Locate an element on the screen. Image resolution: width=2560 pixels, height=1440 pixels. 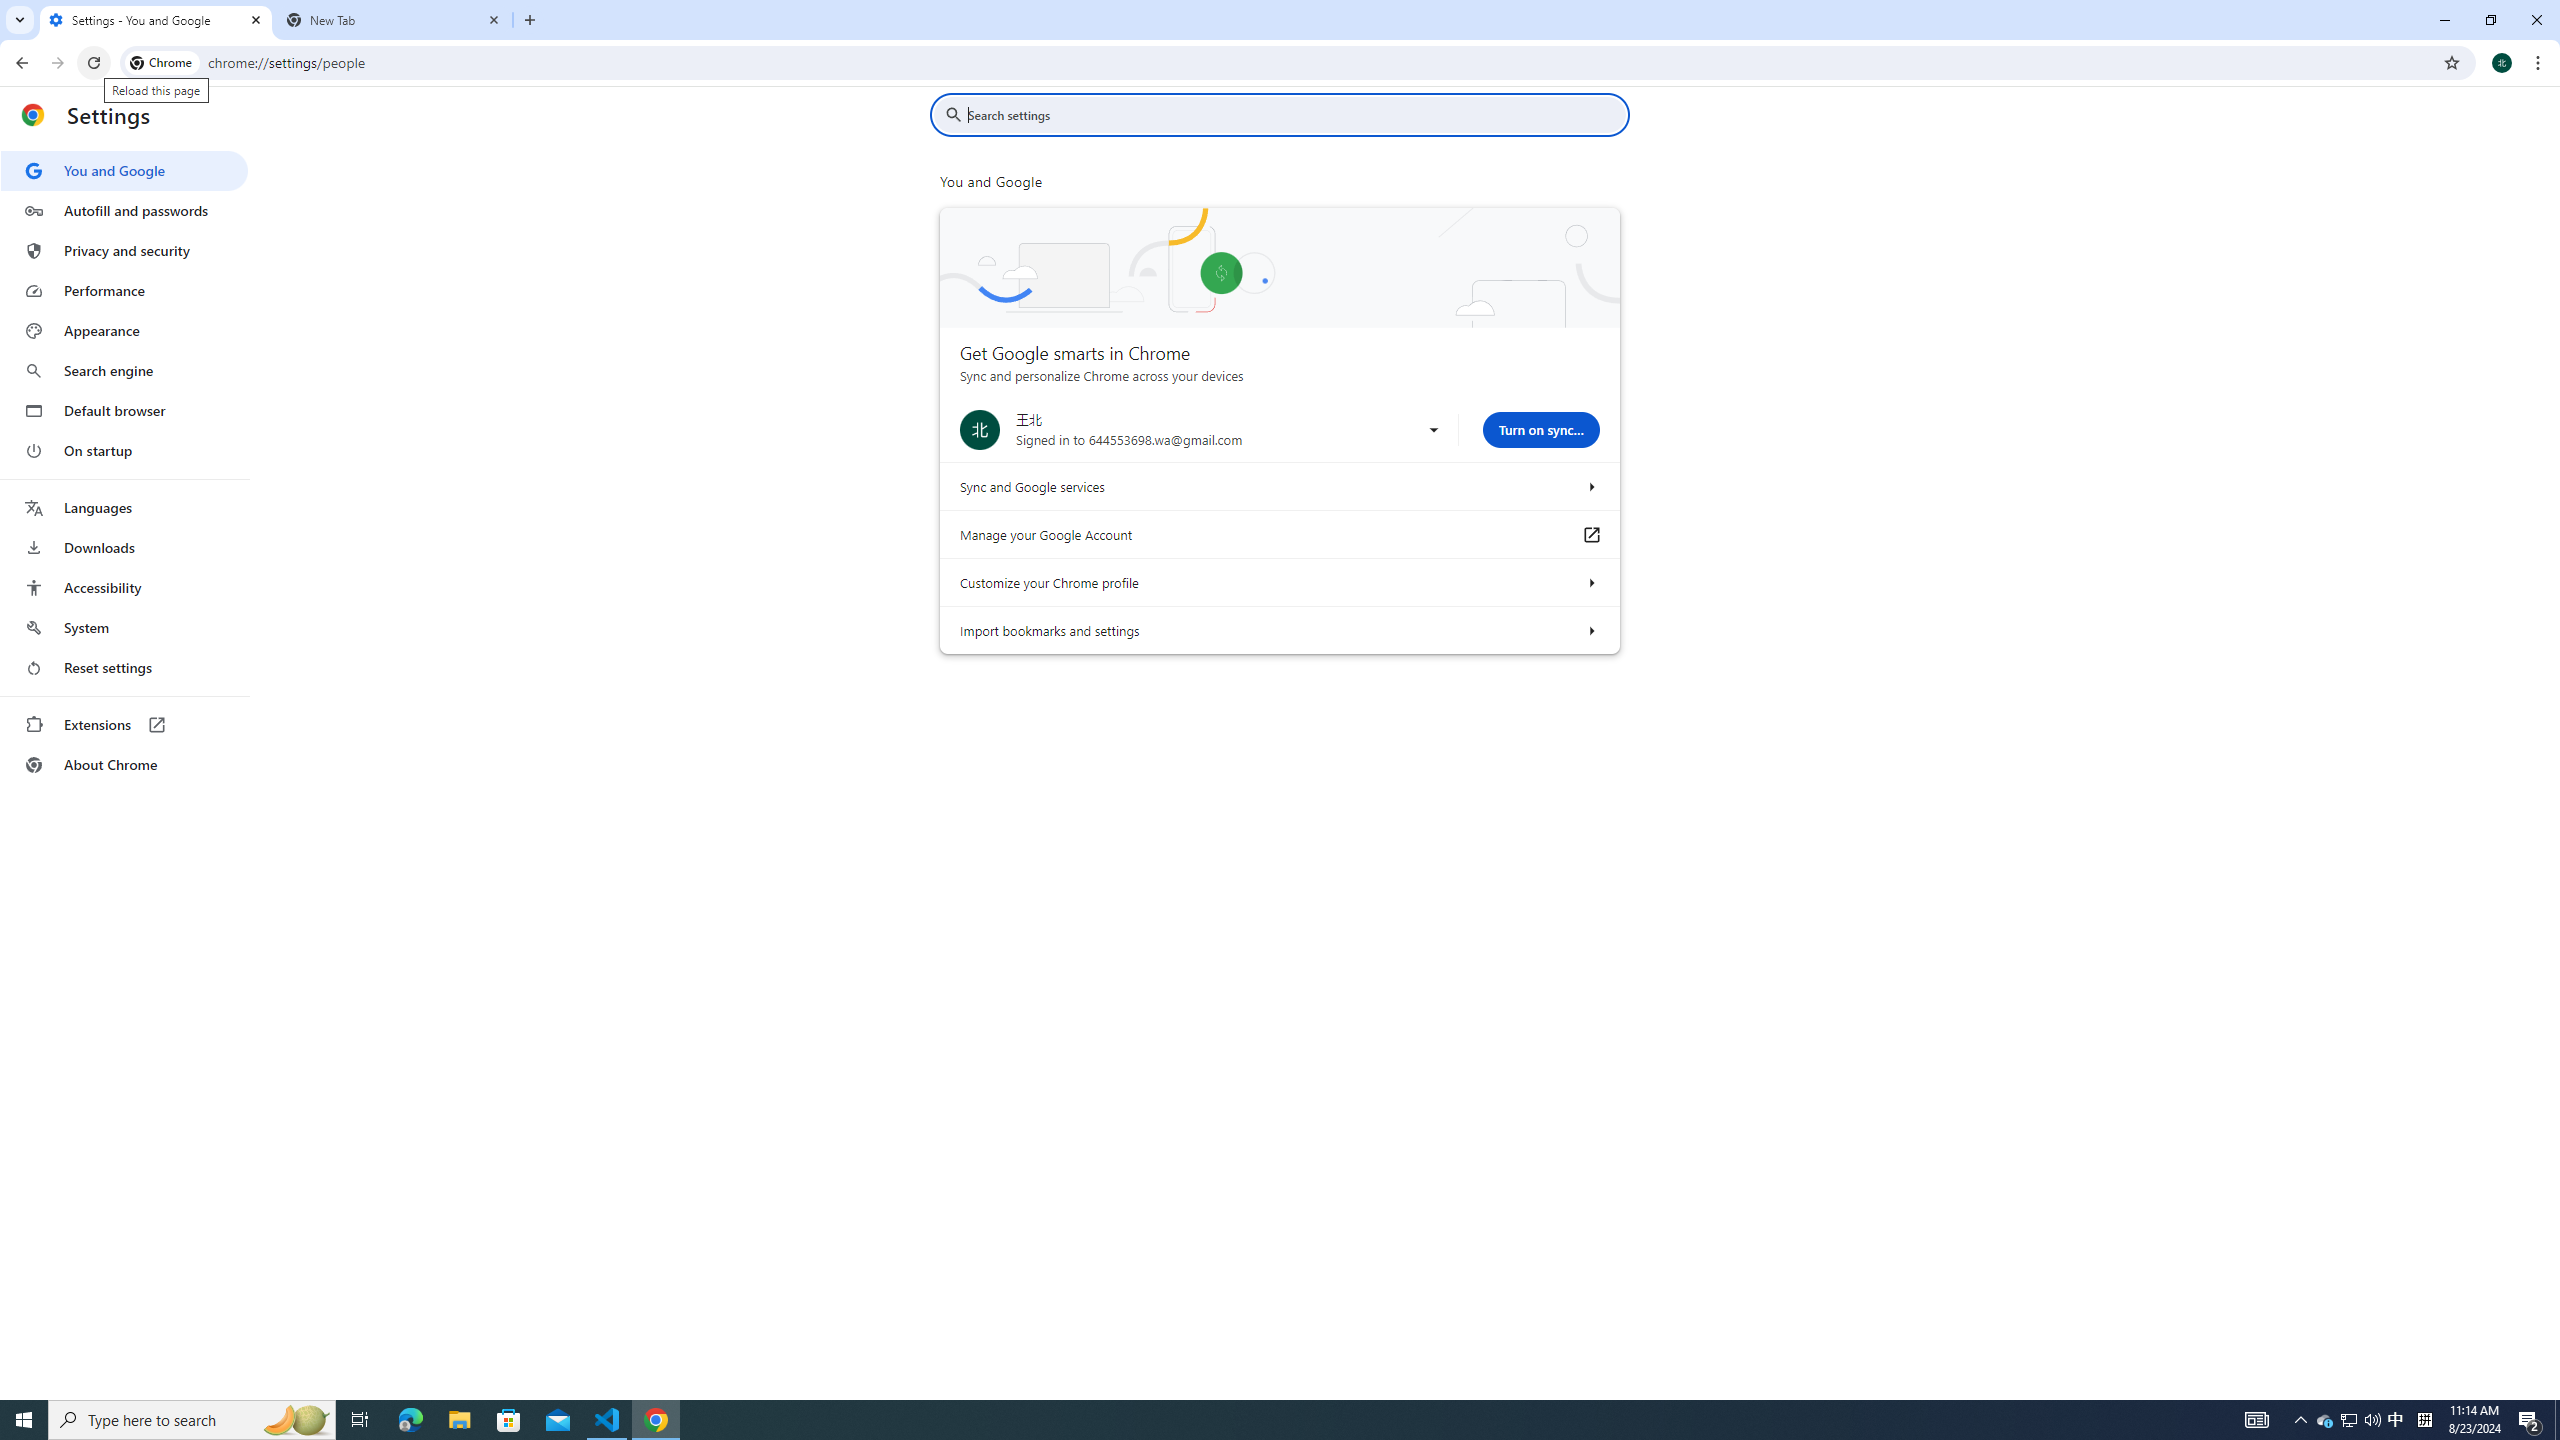
'Privacy and security' is located at coordinates (123, 249).